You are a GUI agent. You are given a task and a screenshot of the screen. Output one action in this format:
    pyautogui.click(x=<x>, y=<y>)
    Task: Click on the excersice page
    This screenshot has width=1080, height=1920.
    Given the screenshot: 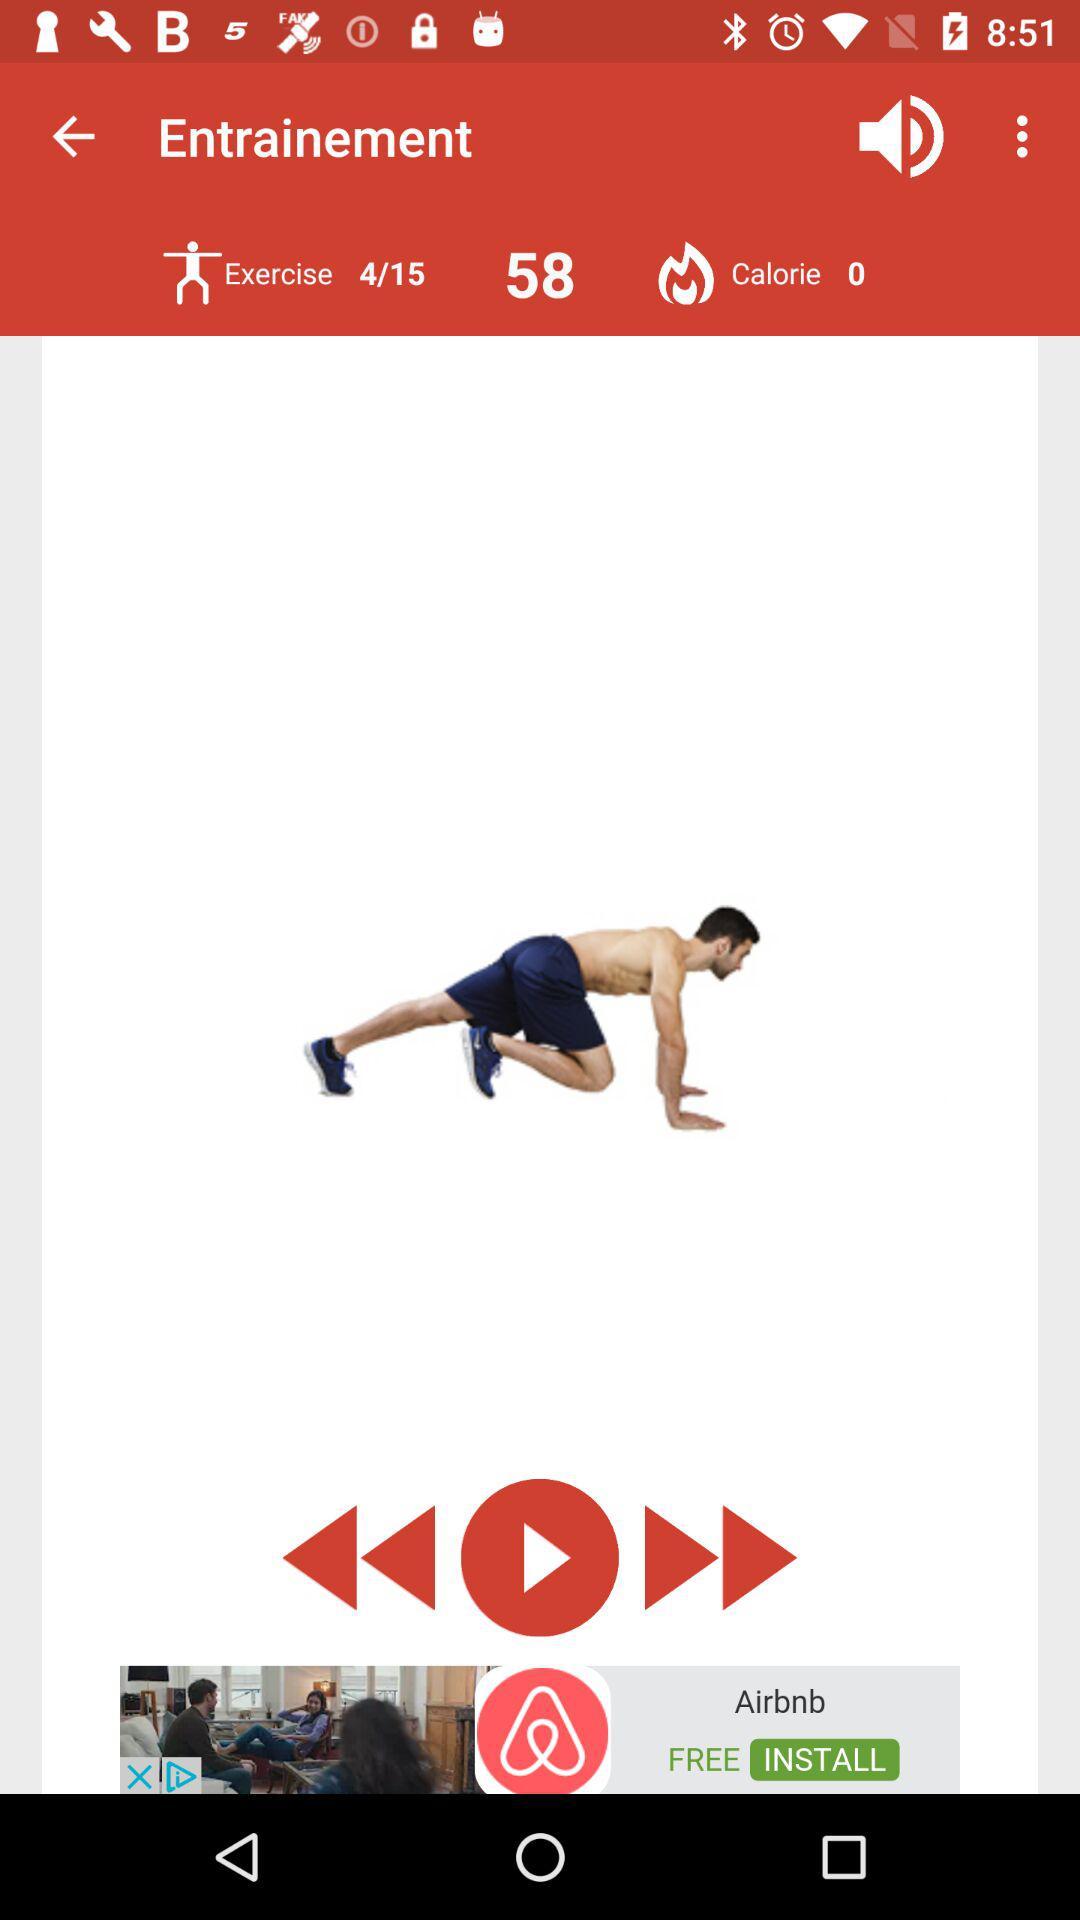 What is the action you would take?
    pyautogui.click(x=192, y=272)
    